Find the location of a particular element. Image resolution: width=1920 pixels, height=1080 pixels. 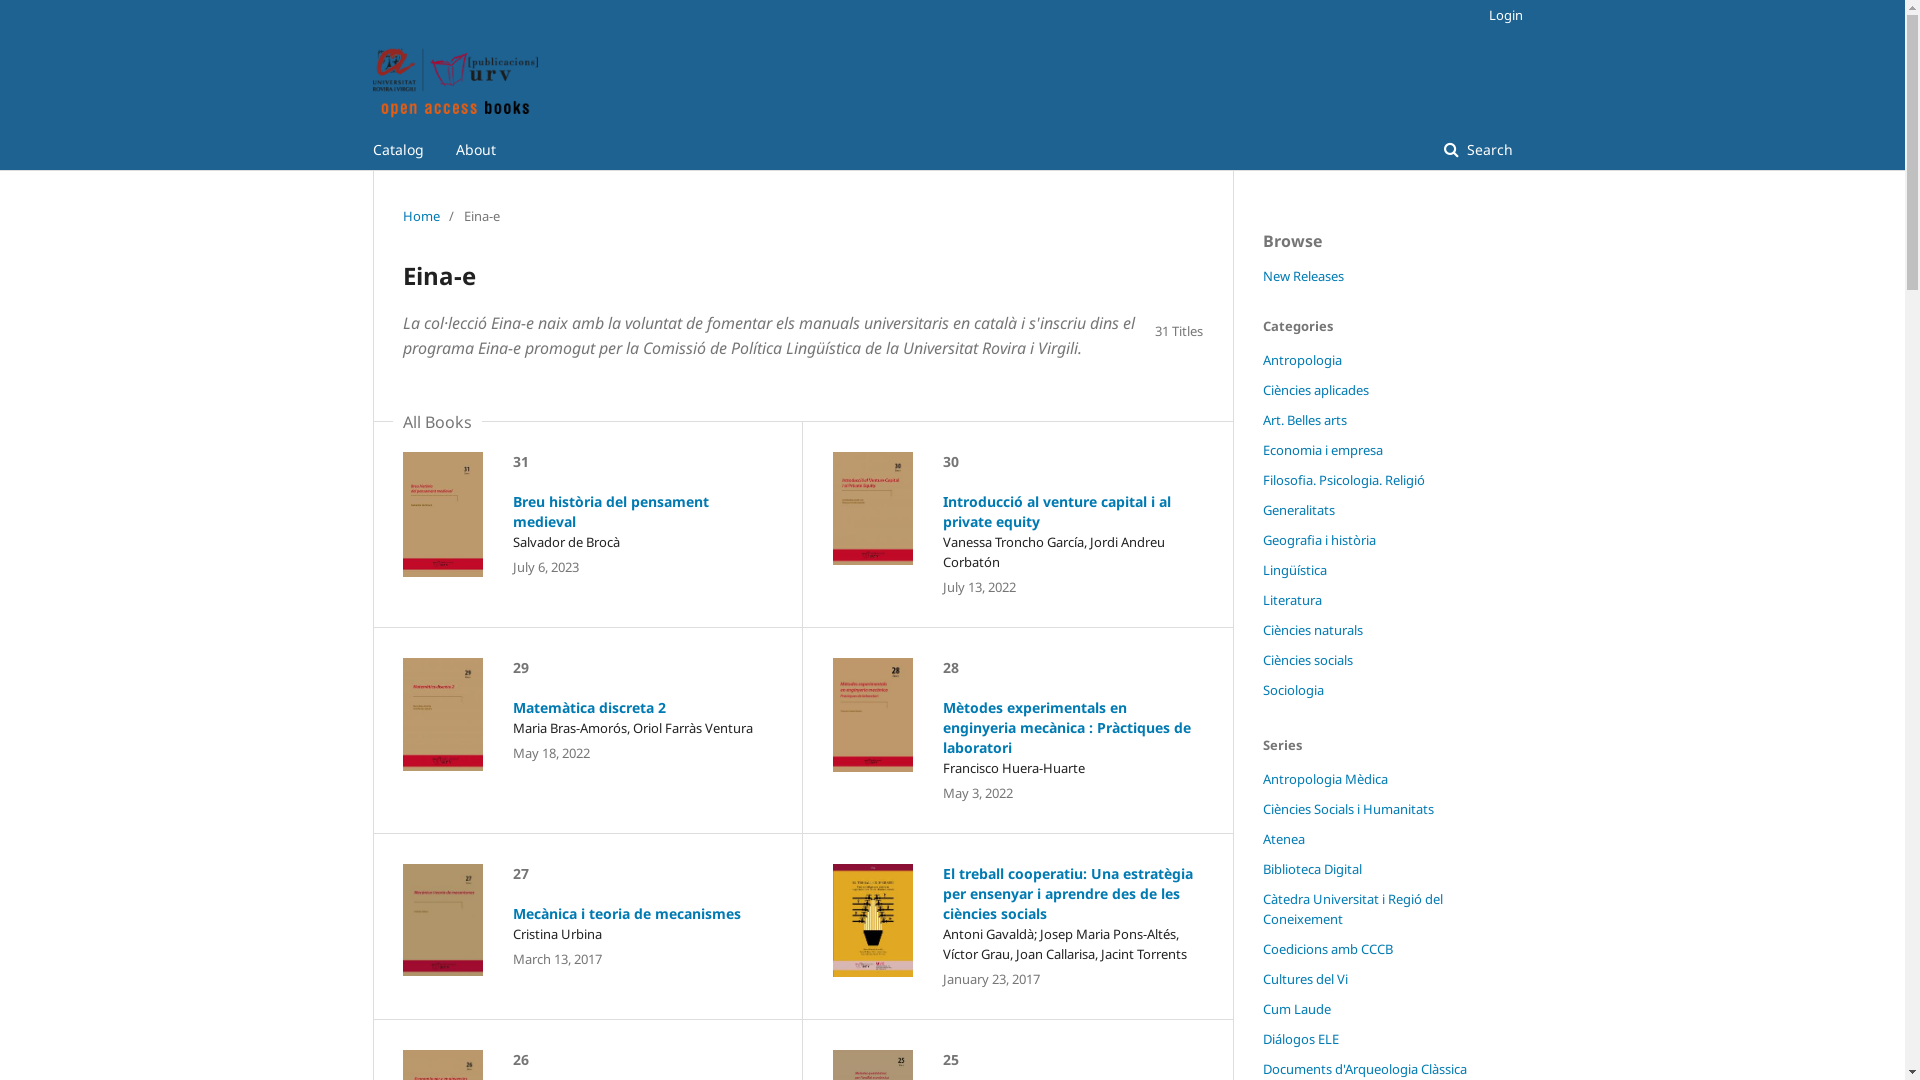

'Generalitats' is located at coordinates (1297, 508).